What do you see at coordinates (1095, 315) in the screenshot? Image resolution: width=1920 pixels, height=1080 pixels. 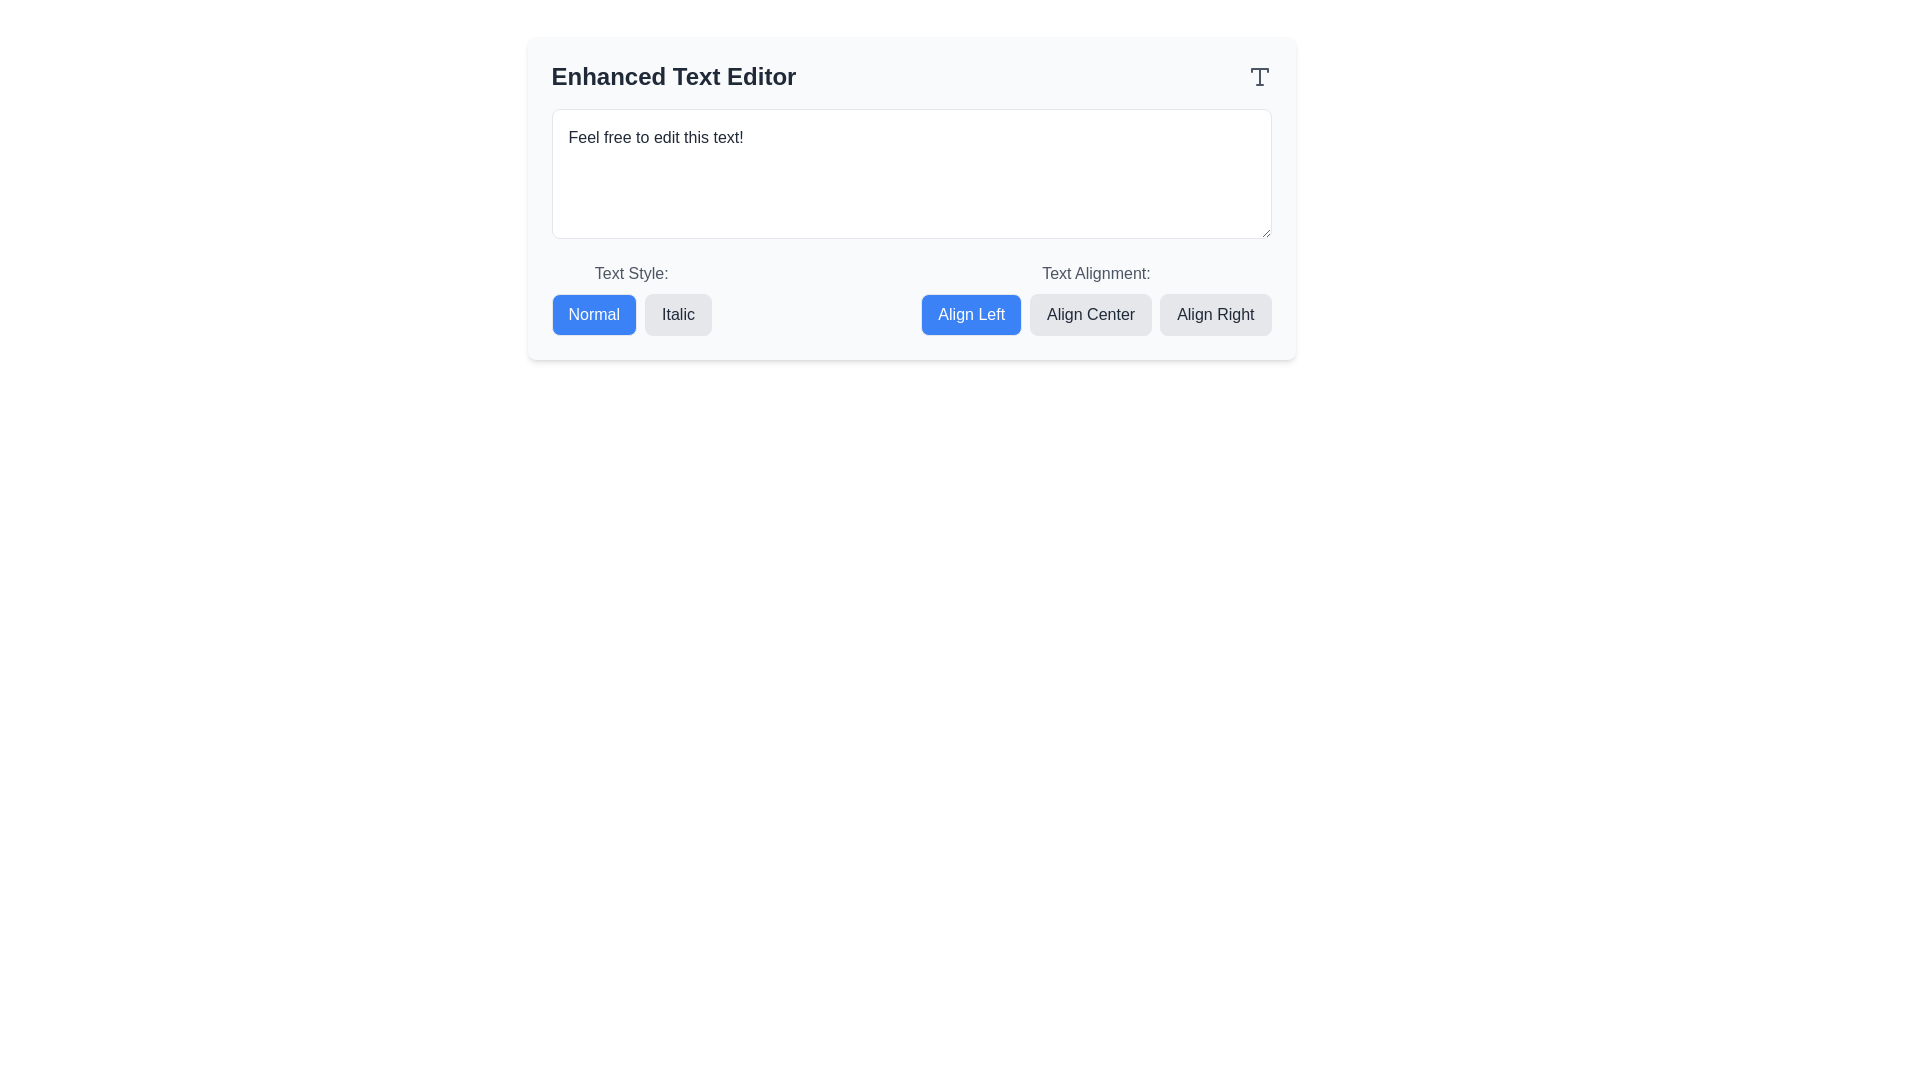 I see `the 'Align Center' button, which is the central button in the 'Text Alignment:' section, to align text to the center` at bounding box center [1095, 315].